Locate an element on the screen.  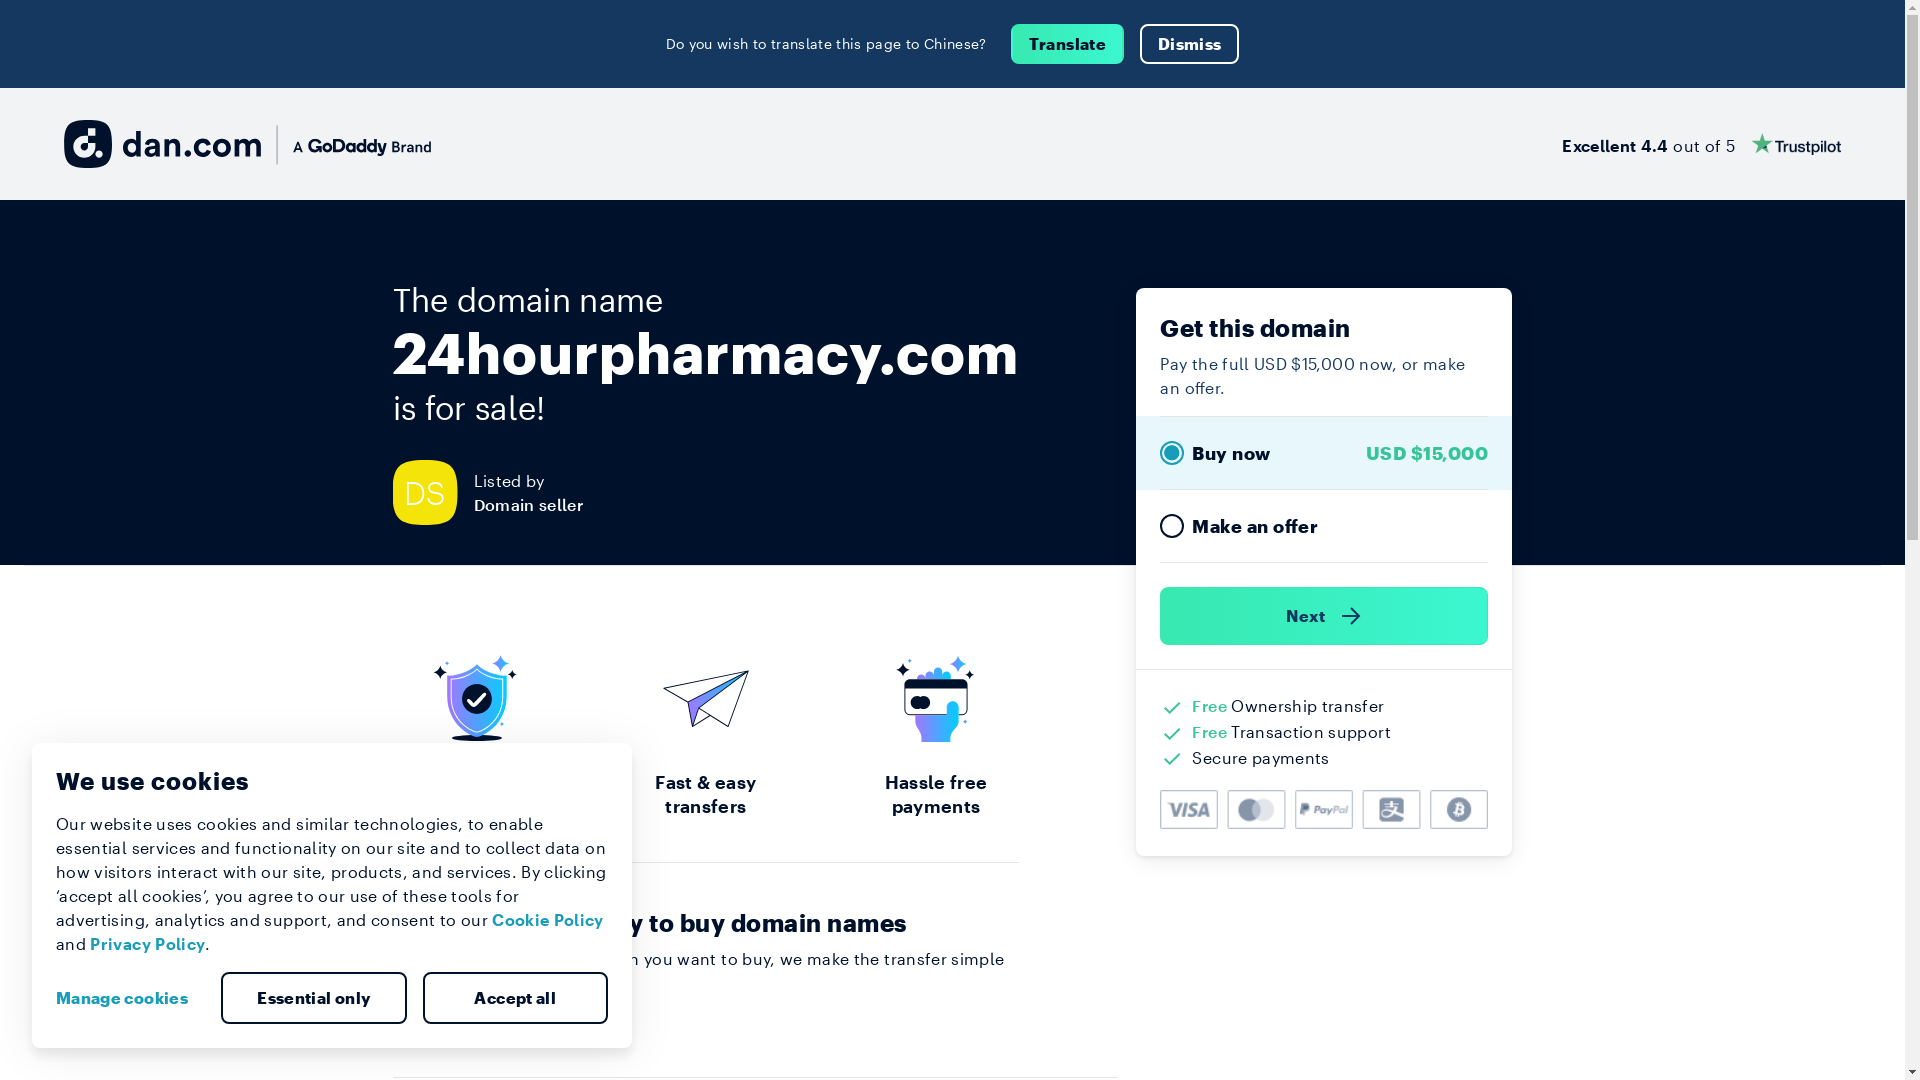
'Dismiss' is located at coordinates (1189, 43).